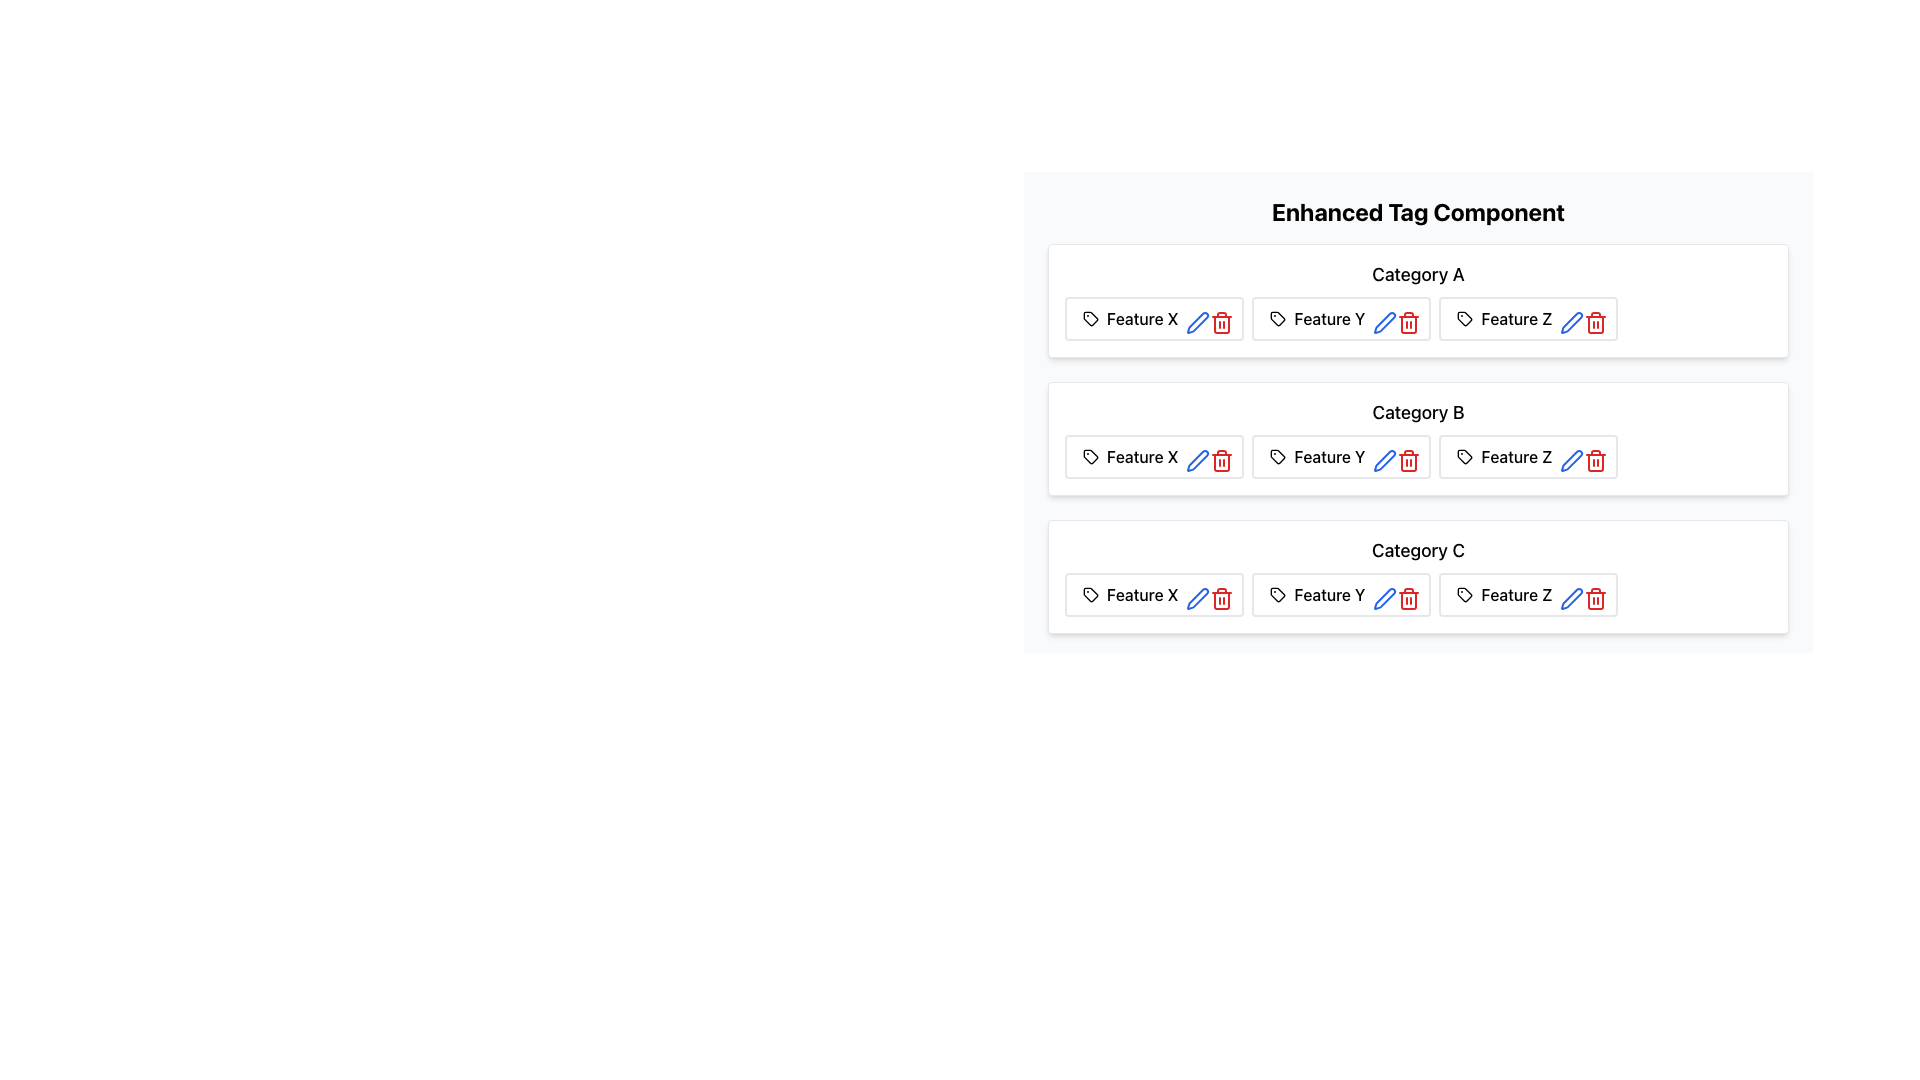 This screenshot has height=1080, width=1920. Describe the element at coordinates (1571, 461) in the screenshot. I see `the edit button represented by a pen icon to initiate editing of the 'Feature Z' item within 'Category B'` at that location.